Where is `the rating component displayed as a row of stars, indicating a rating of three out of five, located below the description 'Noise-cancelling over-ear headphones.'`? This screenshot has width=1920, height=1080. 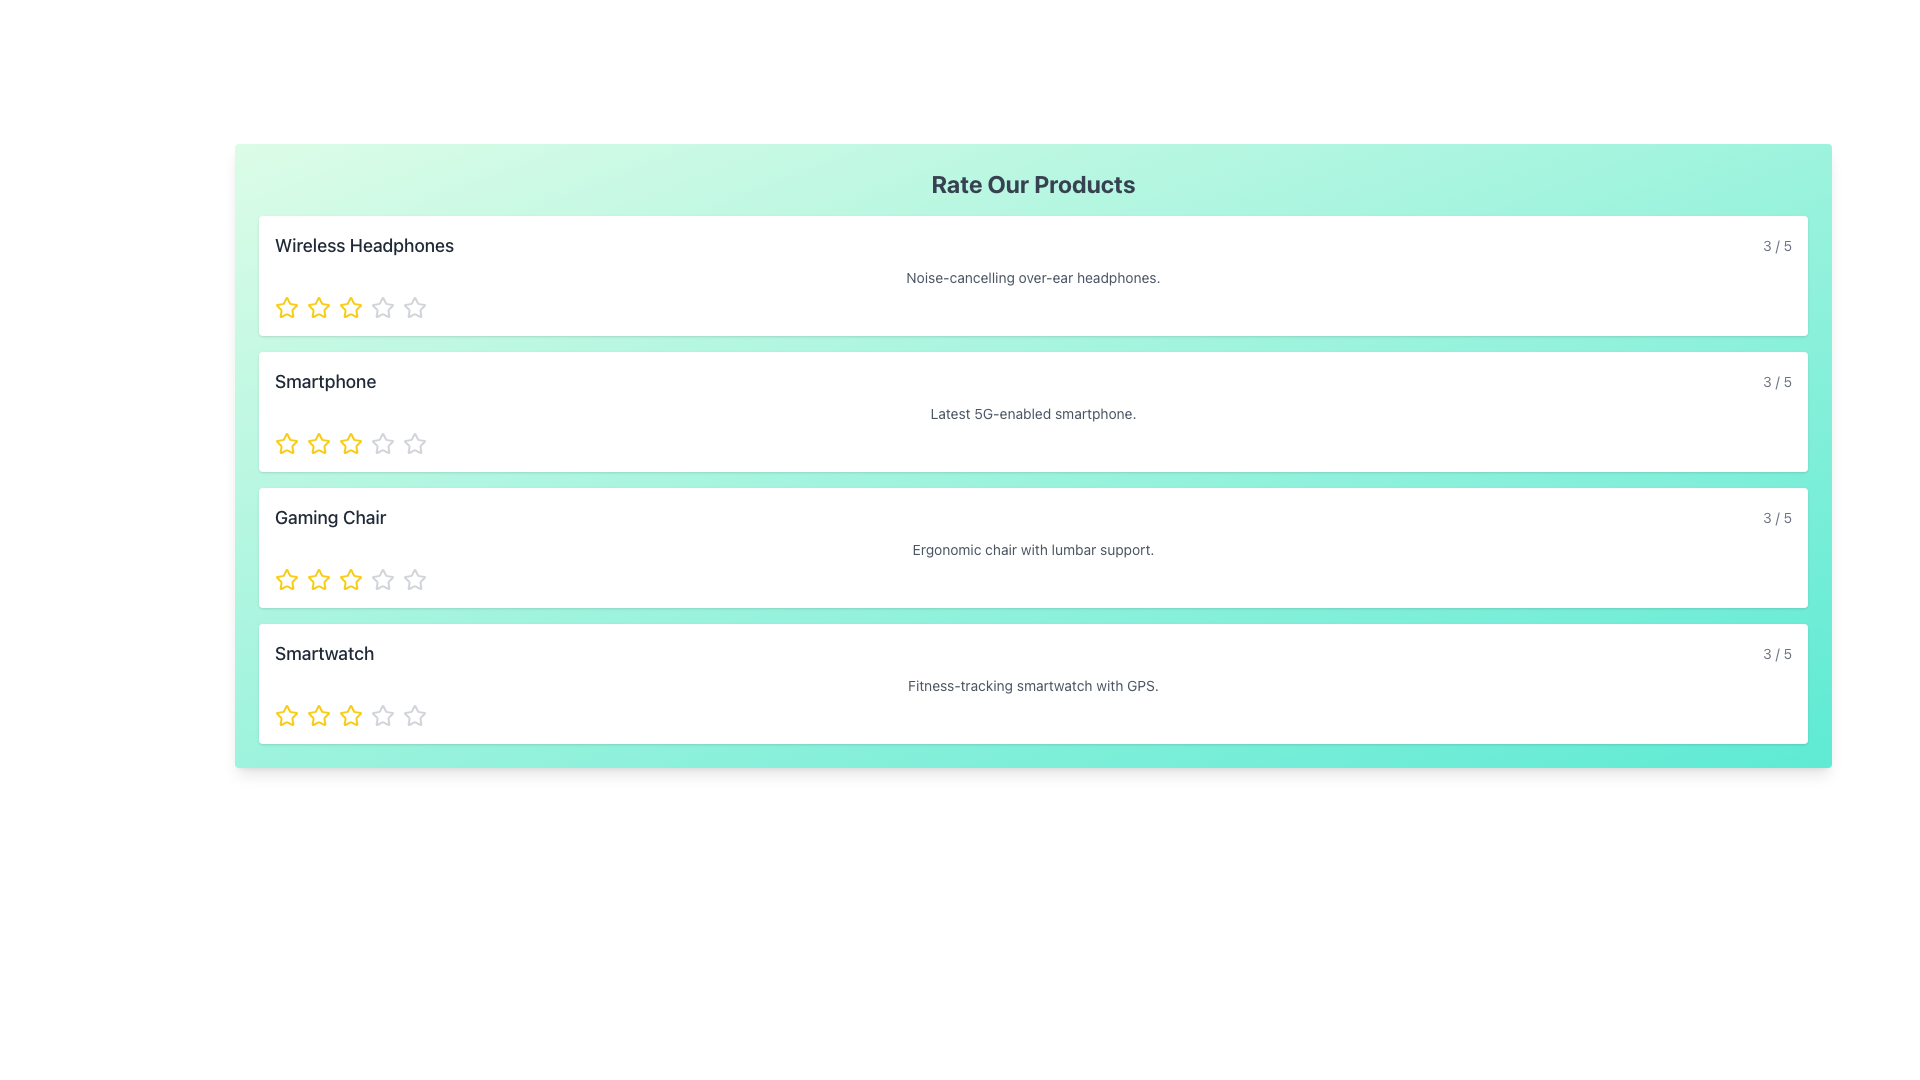 the rating component displayed as a row of stars, indicating a rating of three out of five, located below the description 'Noise-cancelling over-ear headphones.' is located at coordinates (1033, 308).